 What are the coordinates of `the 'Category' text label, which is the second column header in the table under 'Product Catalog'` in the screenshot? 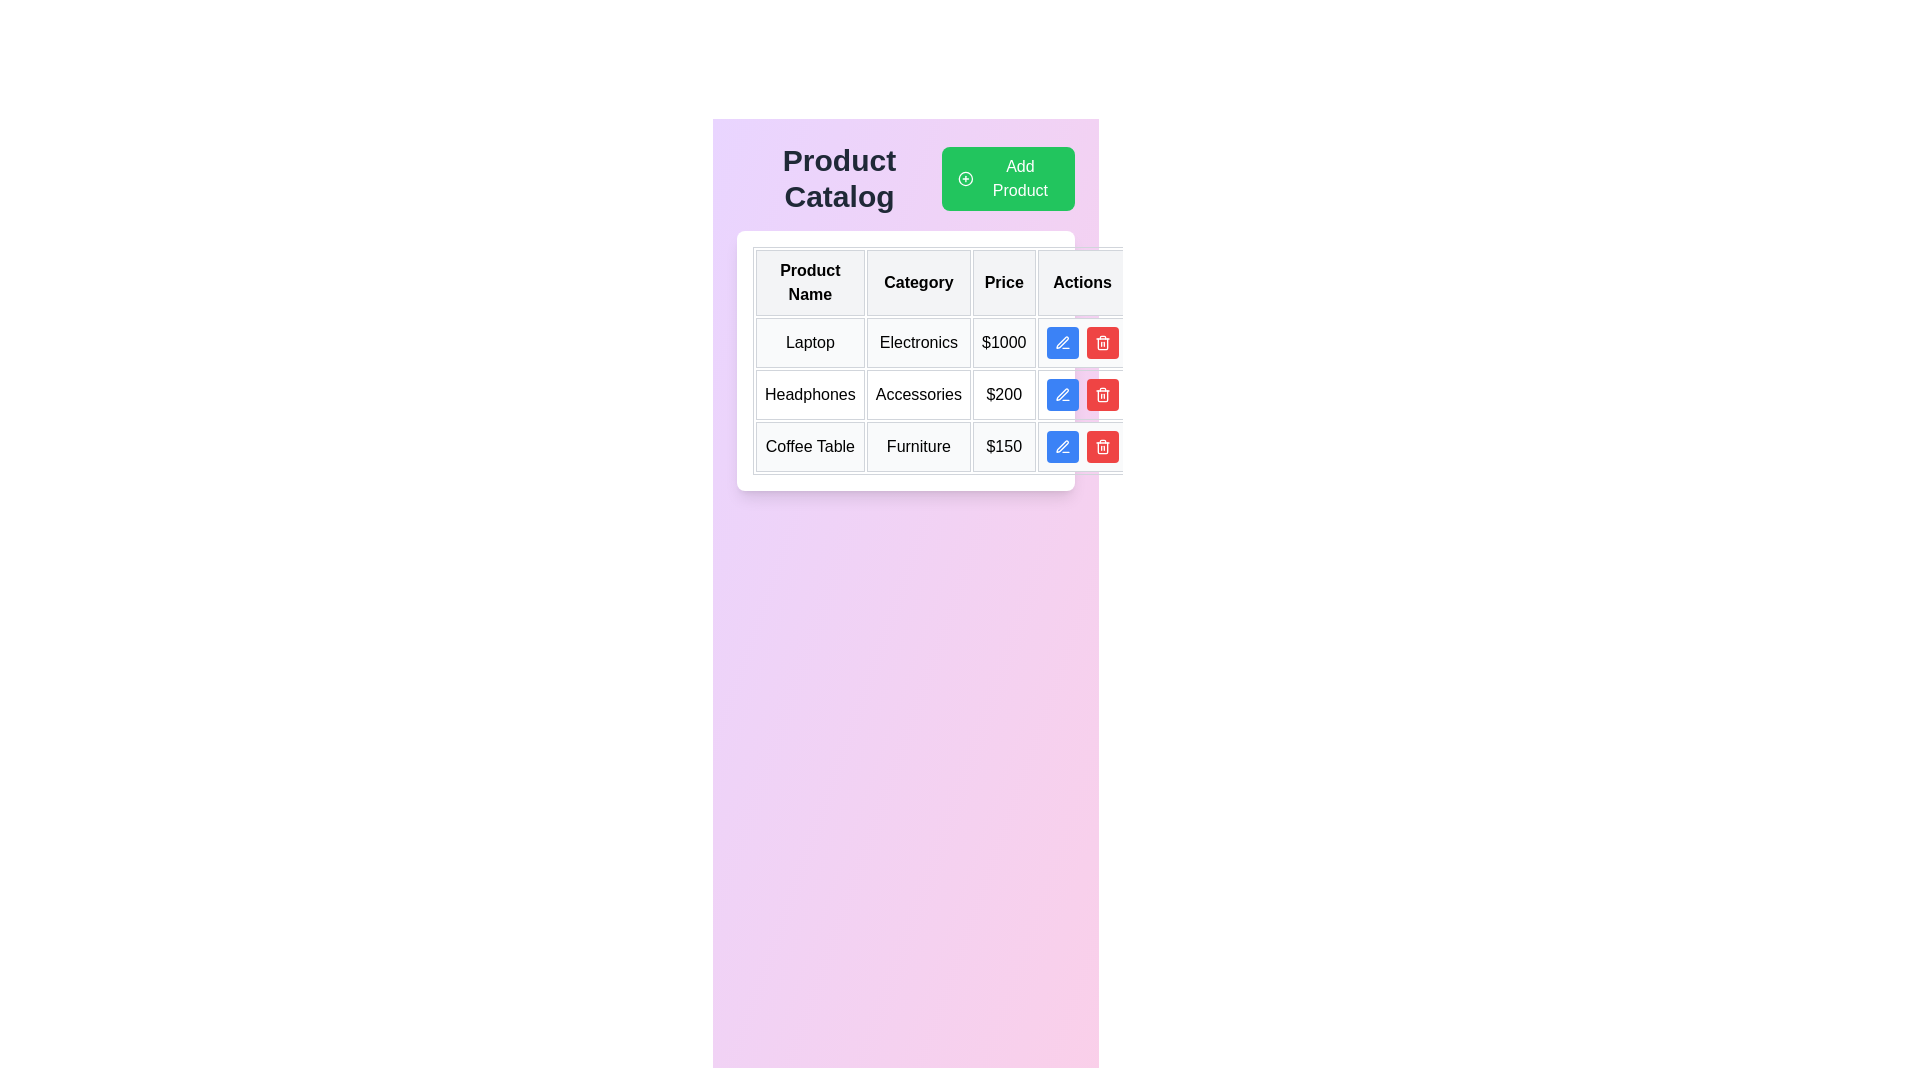 It's located at (917, 282).